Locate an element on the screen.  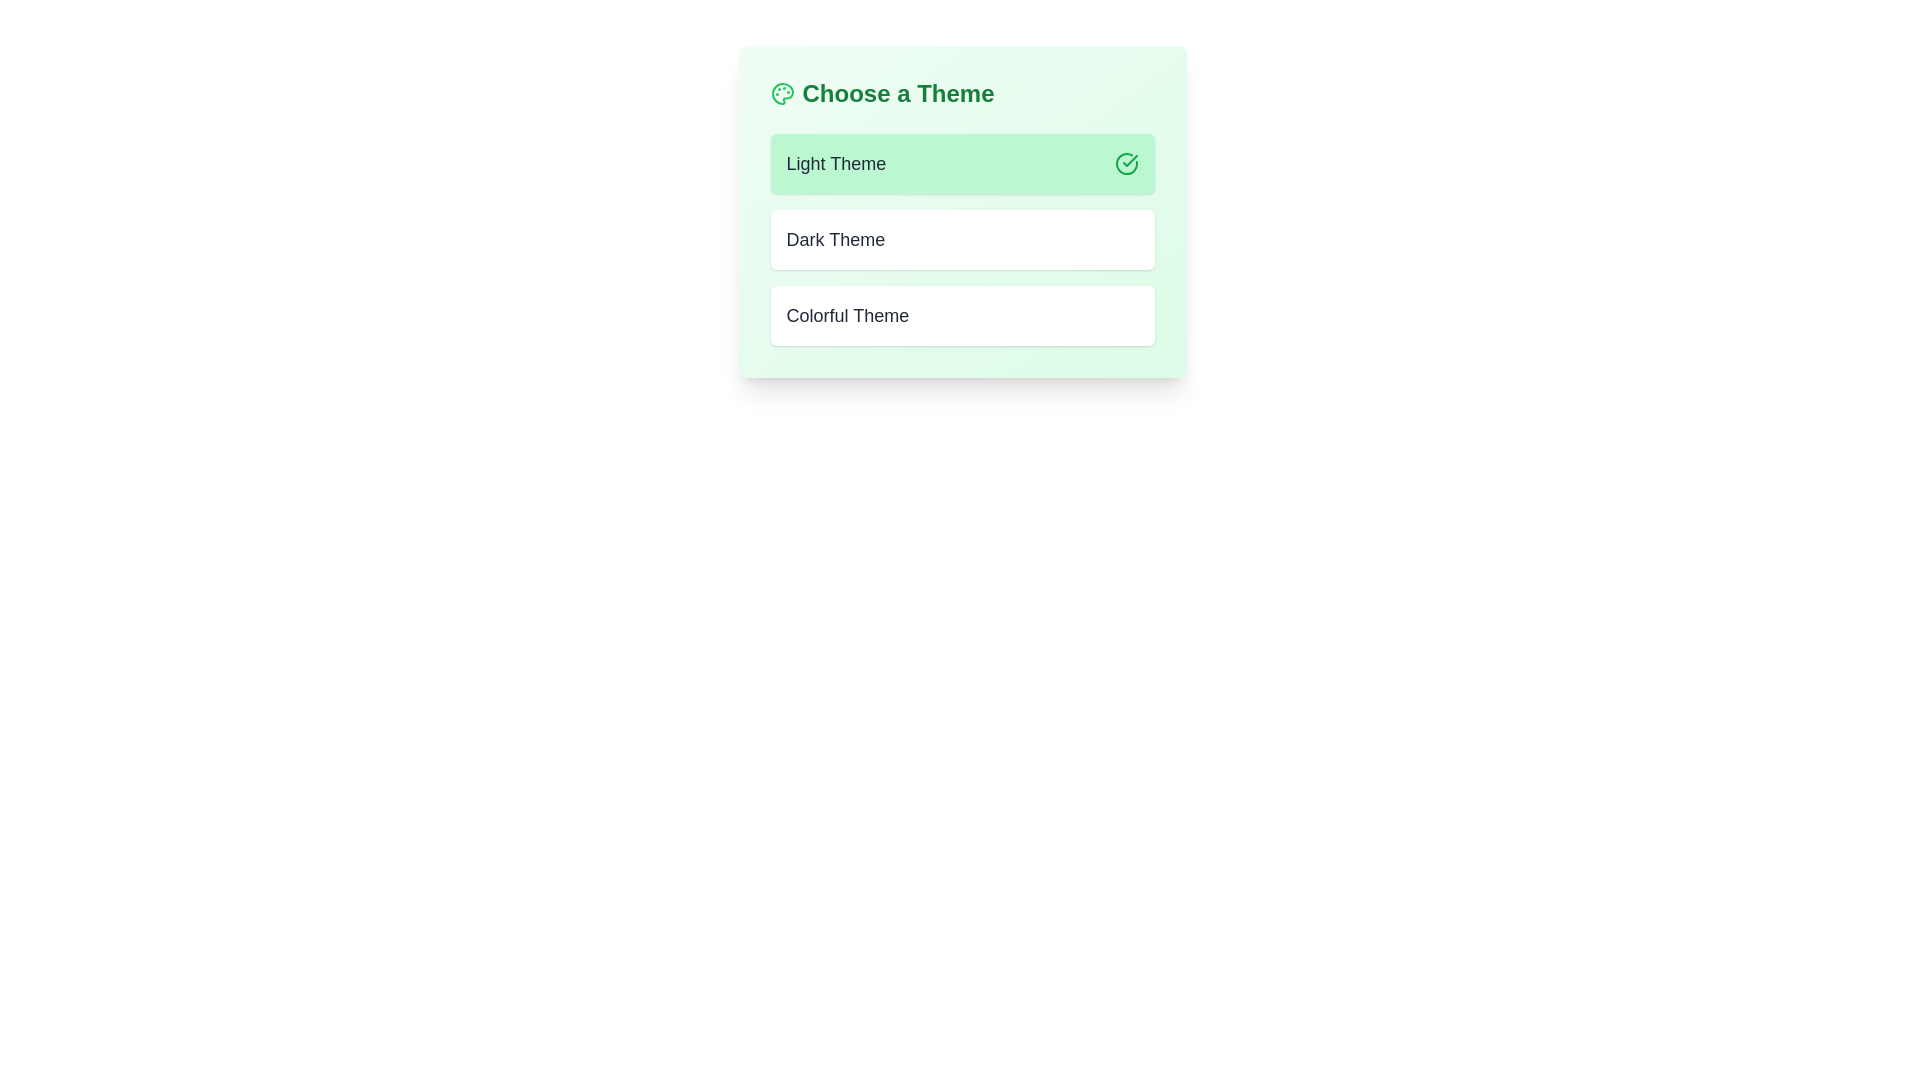
the static text label displaying 'Colorful Theme' in large, dark gray font located in the bottom box of the theme selection card is located at coordinates (847, 315).